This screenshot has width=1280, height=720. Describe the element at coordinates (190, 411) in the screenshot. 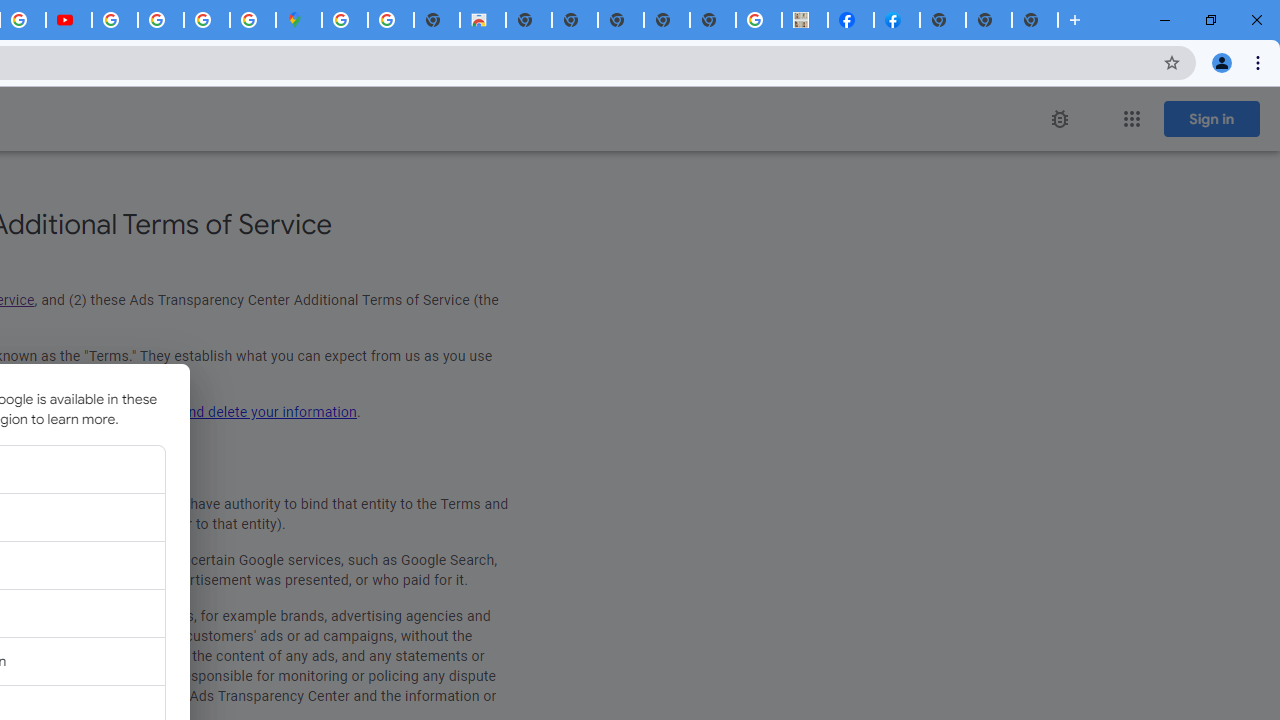

I see `'update, manage, export, and delete your information'` at that location.